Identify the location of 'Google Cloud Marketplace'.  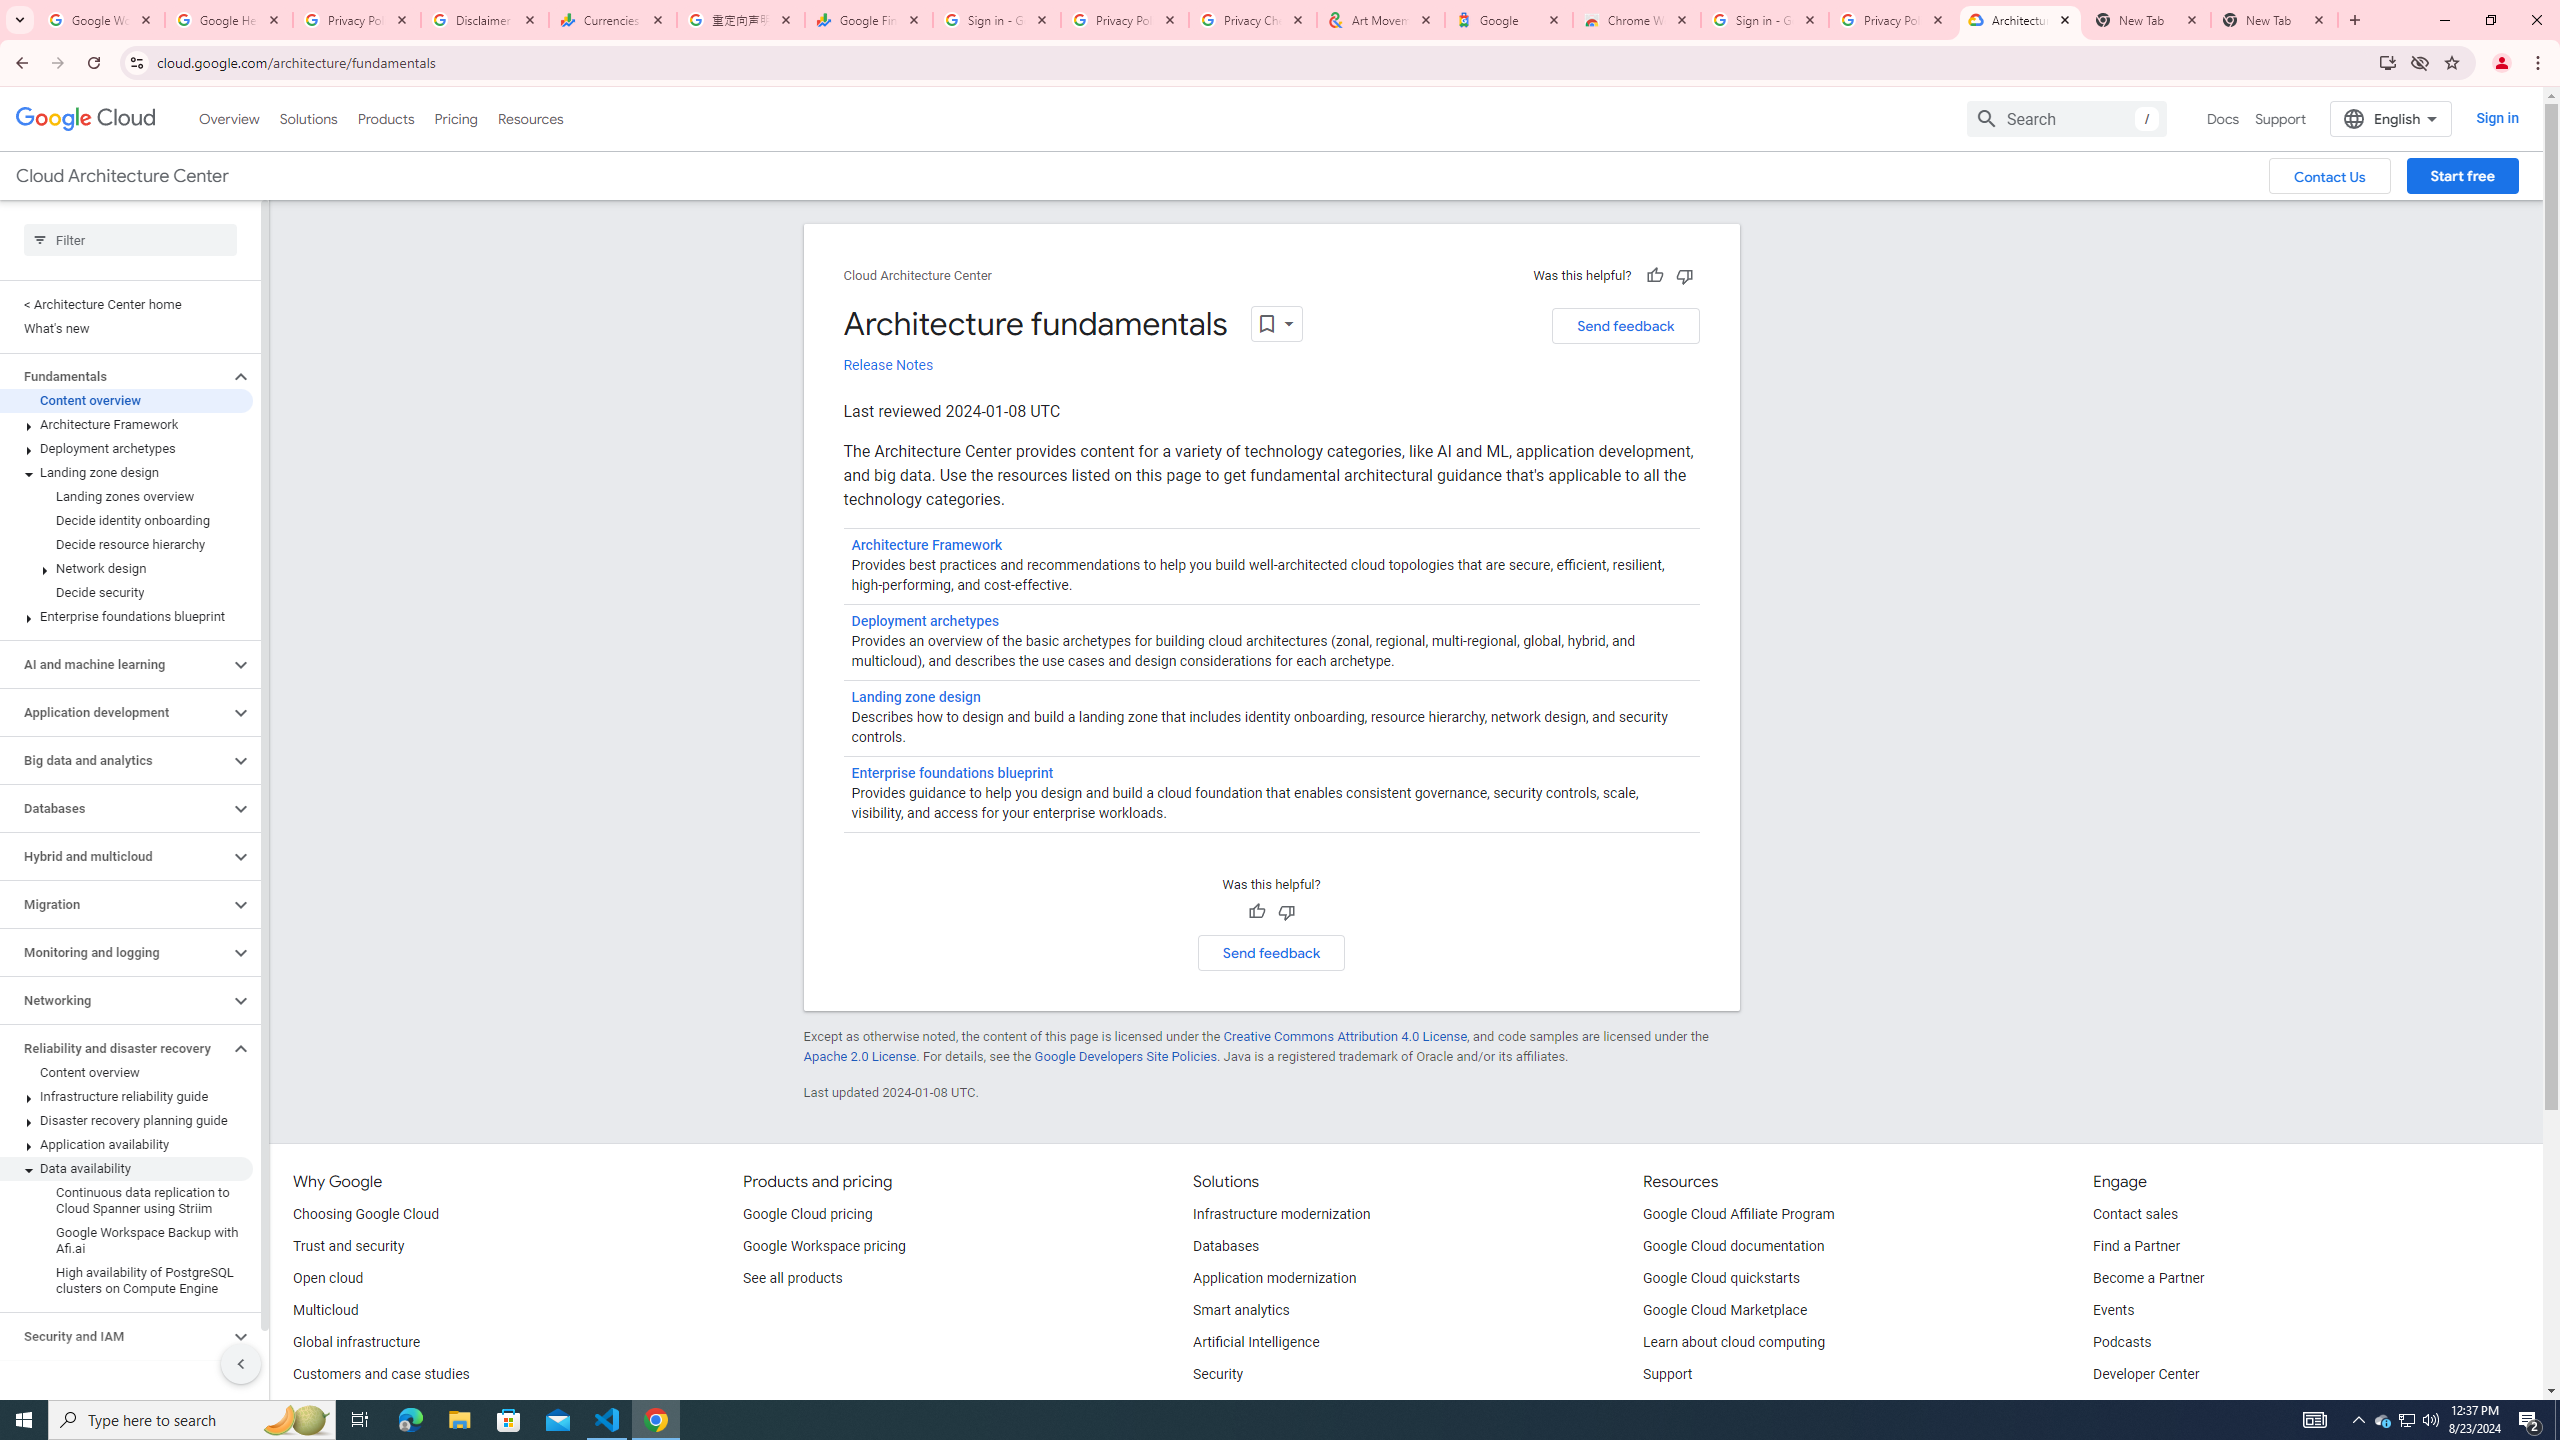
(1724, 1310).